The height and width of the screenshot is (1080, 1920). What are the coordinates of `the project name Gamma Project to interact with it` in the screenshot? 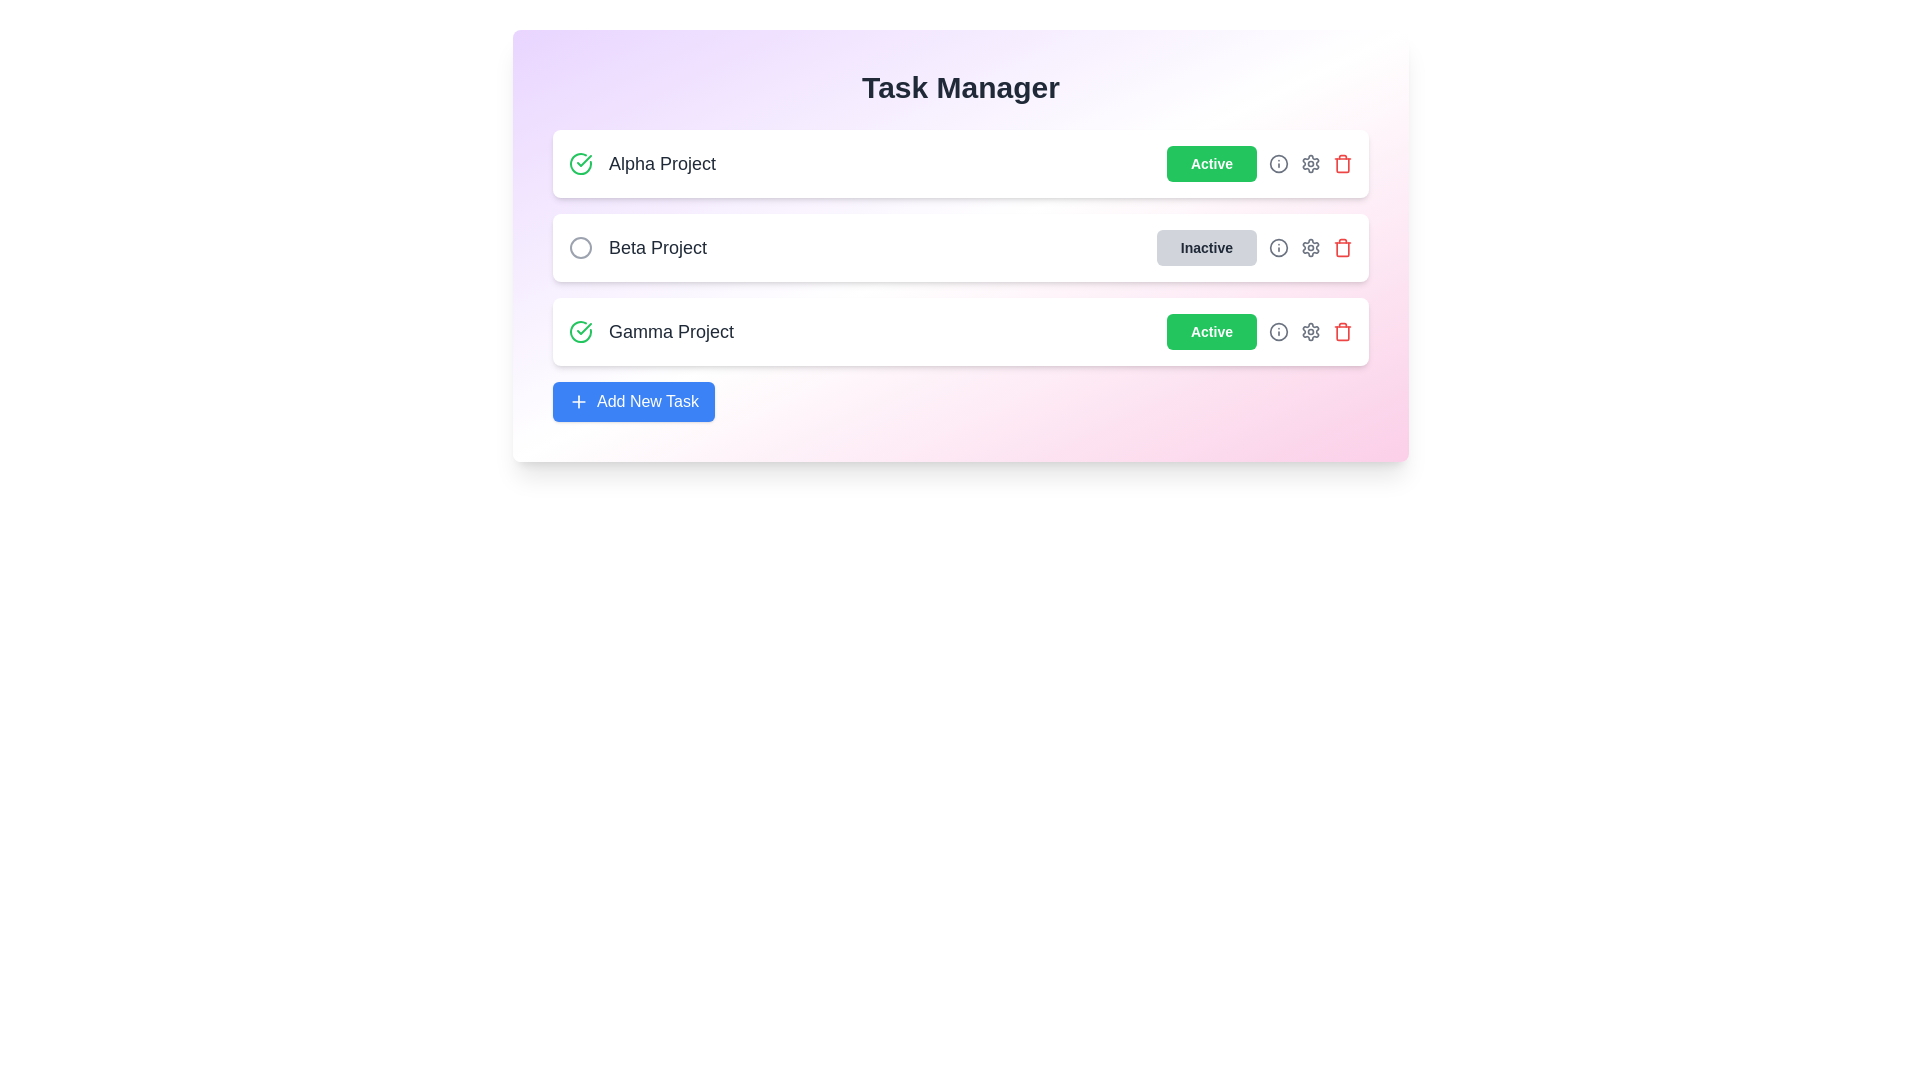 It's located at (651, 330).